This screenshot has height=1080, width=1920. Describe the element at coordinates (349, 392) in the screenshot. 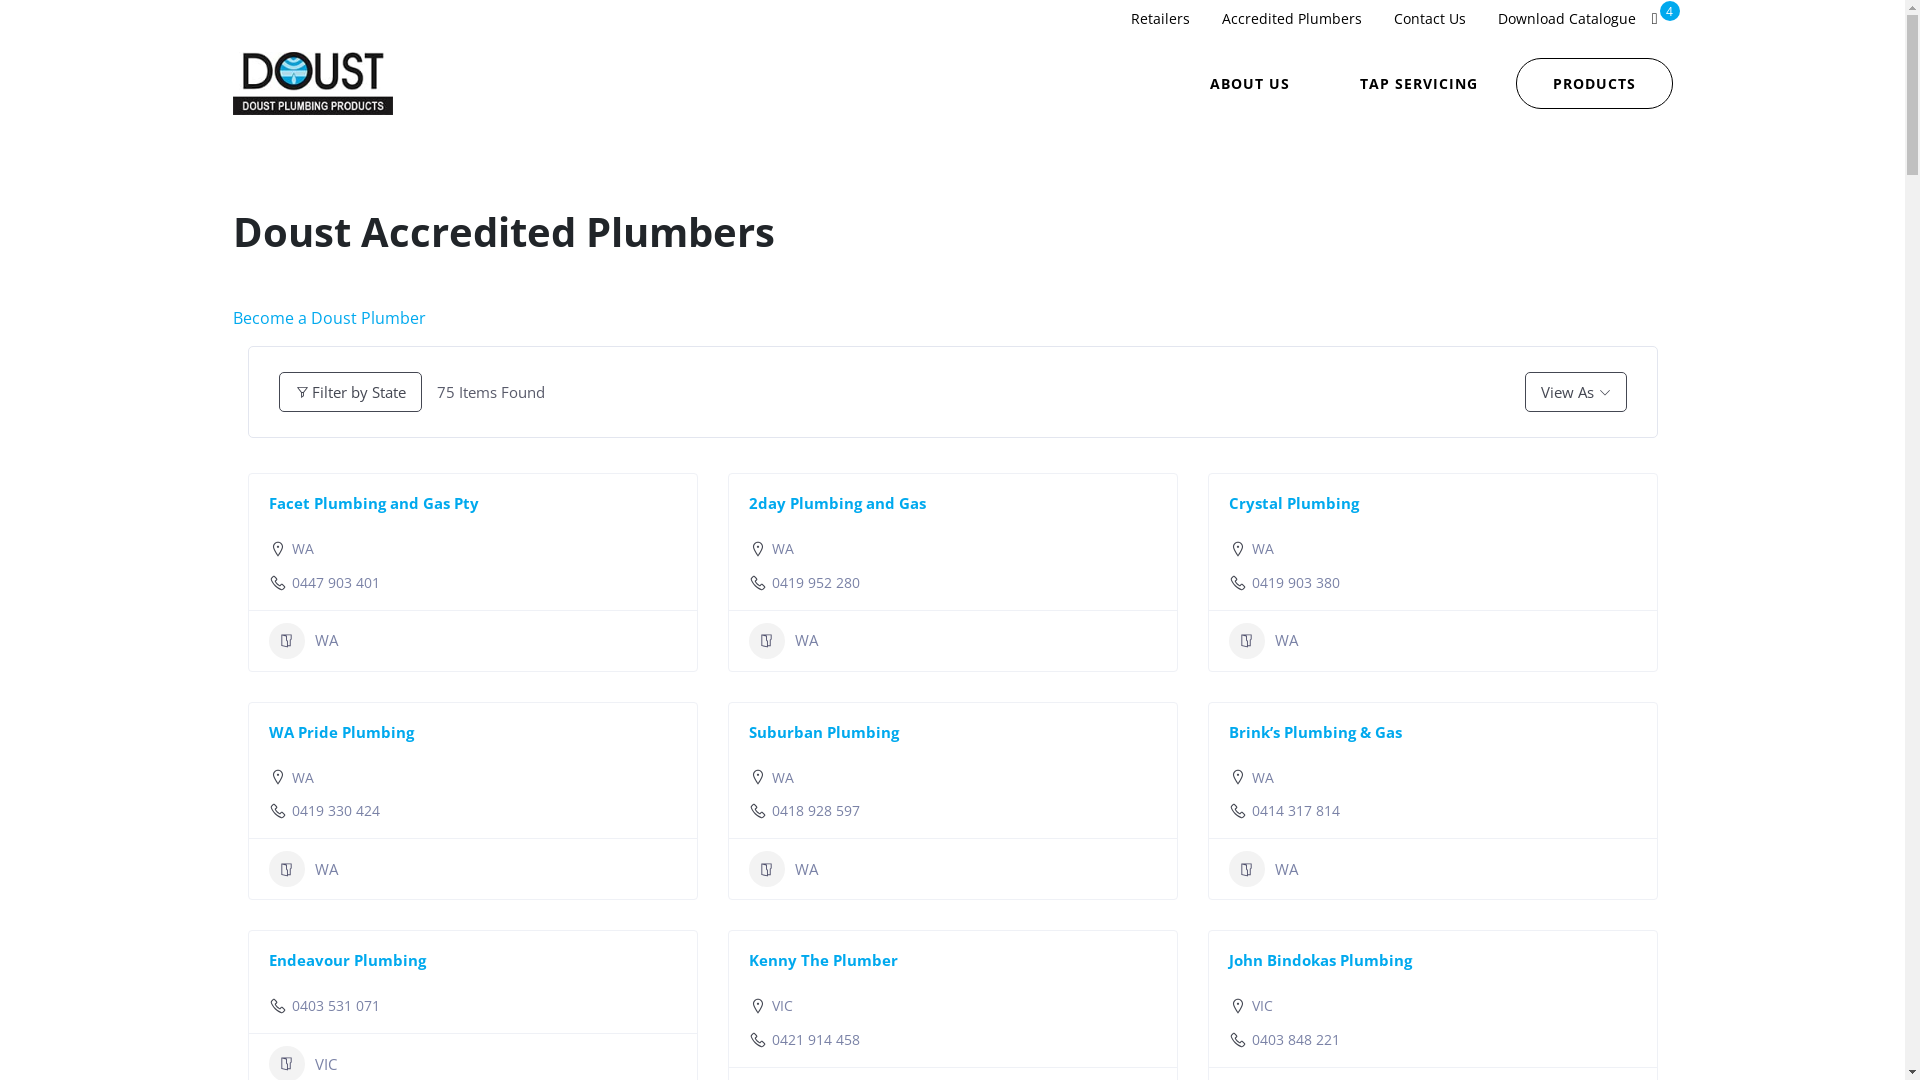

I see `'Filter by State'` at that location.